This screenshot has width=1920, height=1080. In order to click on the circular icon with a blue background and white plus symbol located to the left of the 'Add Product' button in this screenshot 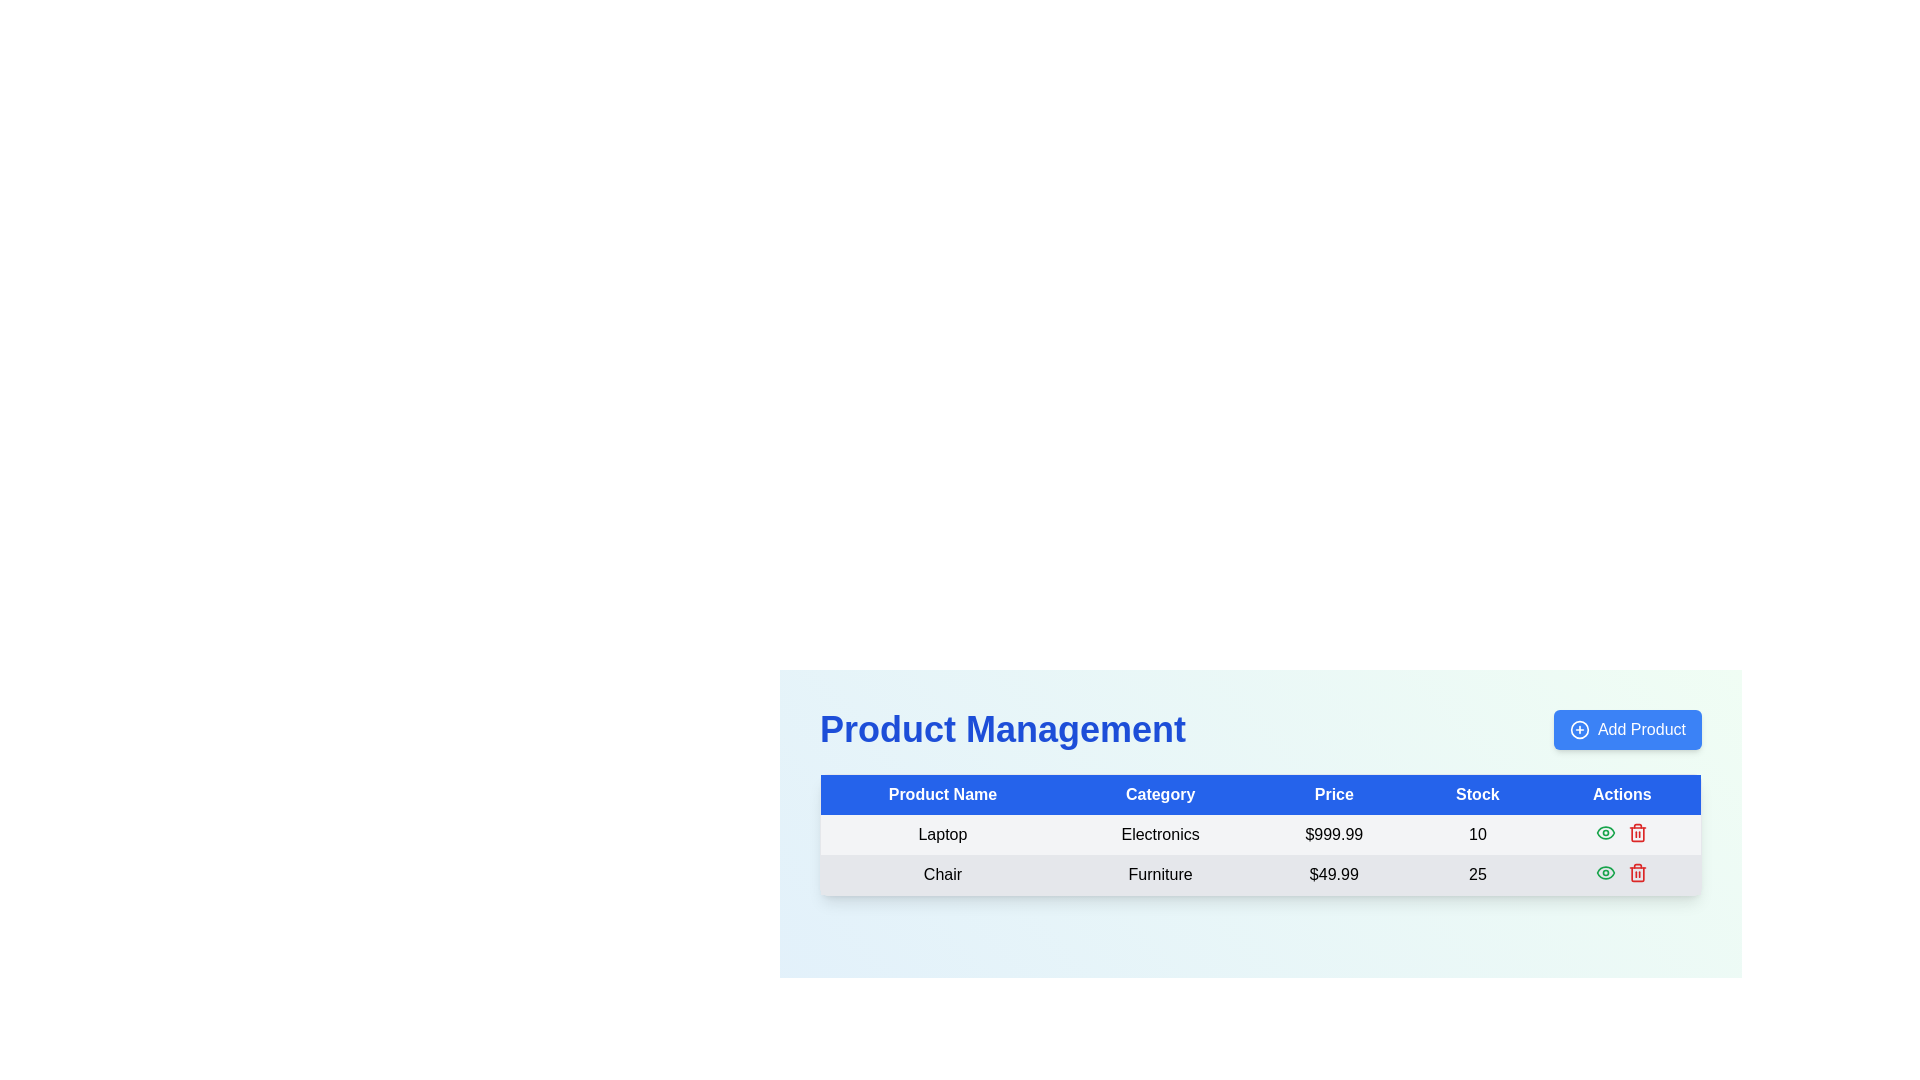, I will do `click(1578, 729)`.